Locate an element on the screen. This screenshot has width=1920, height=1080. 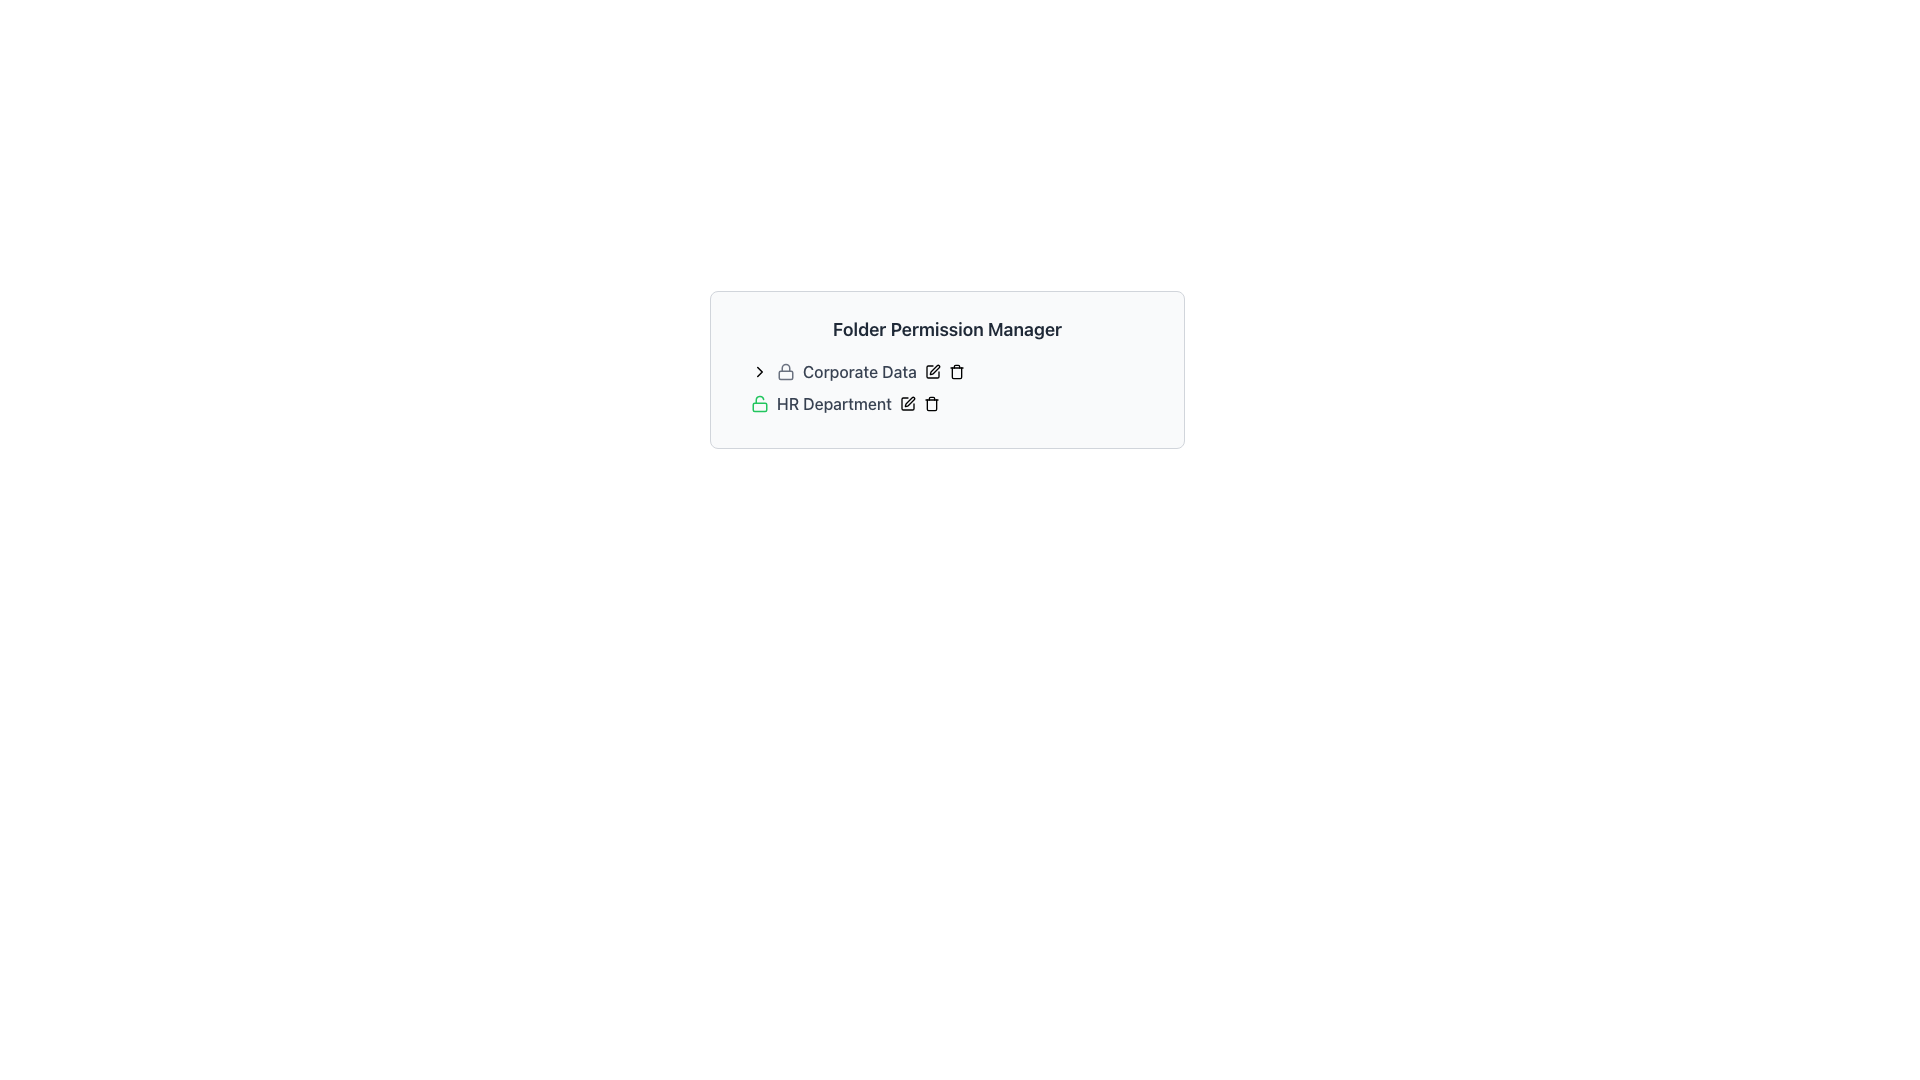
the editing icon/button for the 'HR Department' entry, located between the trash bin icon and the folder lock icon is located at coordinates (906, 404).